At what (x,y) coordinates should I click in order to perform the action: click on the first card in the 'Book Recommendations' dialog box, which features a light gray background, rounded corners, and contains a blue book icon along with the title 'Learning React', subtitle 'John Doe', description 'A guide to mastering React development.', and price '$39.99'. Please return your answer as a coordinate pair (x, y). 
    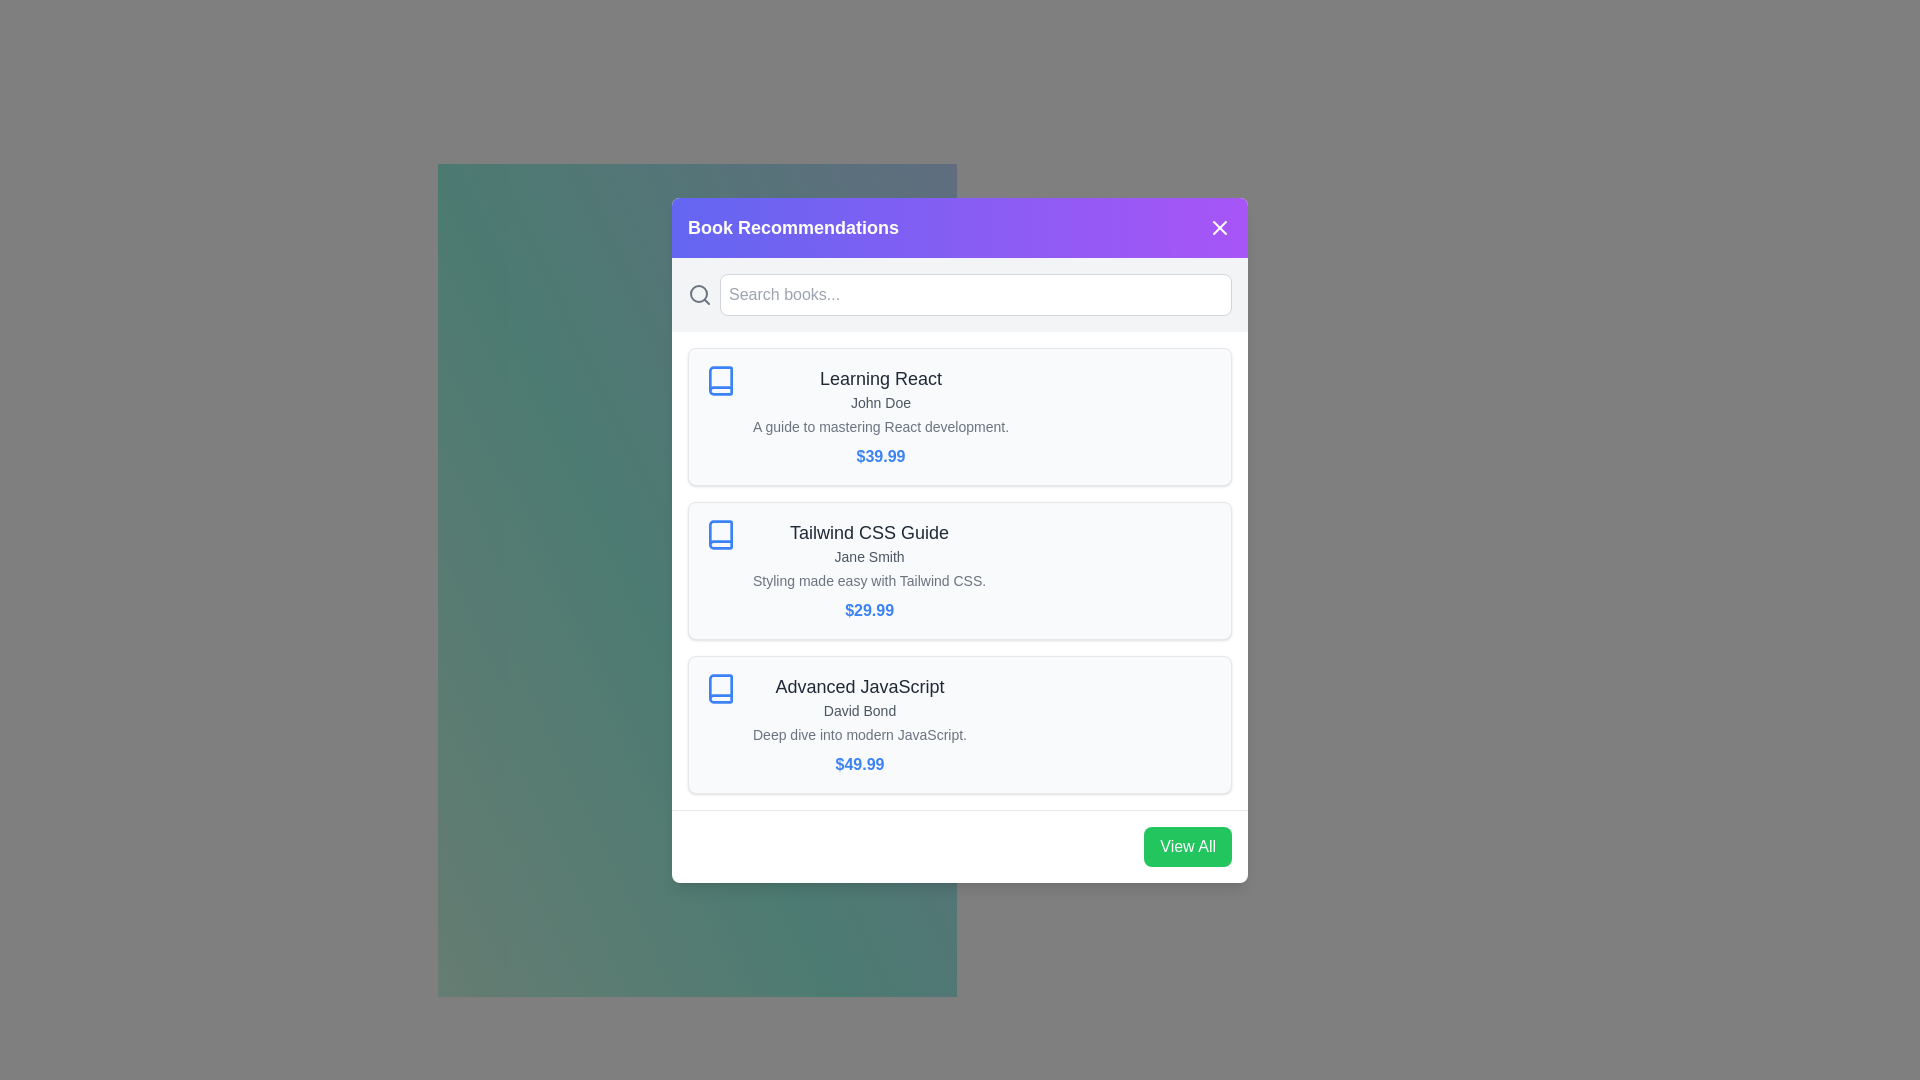
    Looking at the image, I should click on (960, 415).